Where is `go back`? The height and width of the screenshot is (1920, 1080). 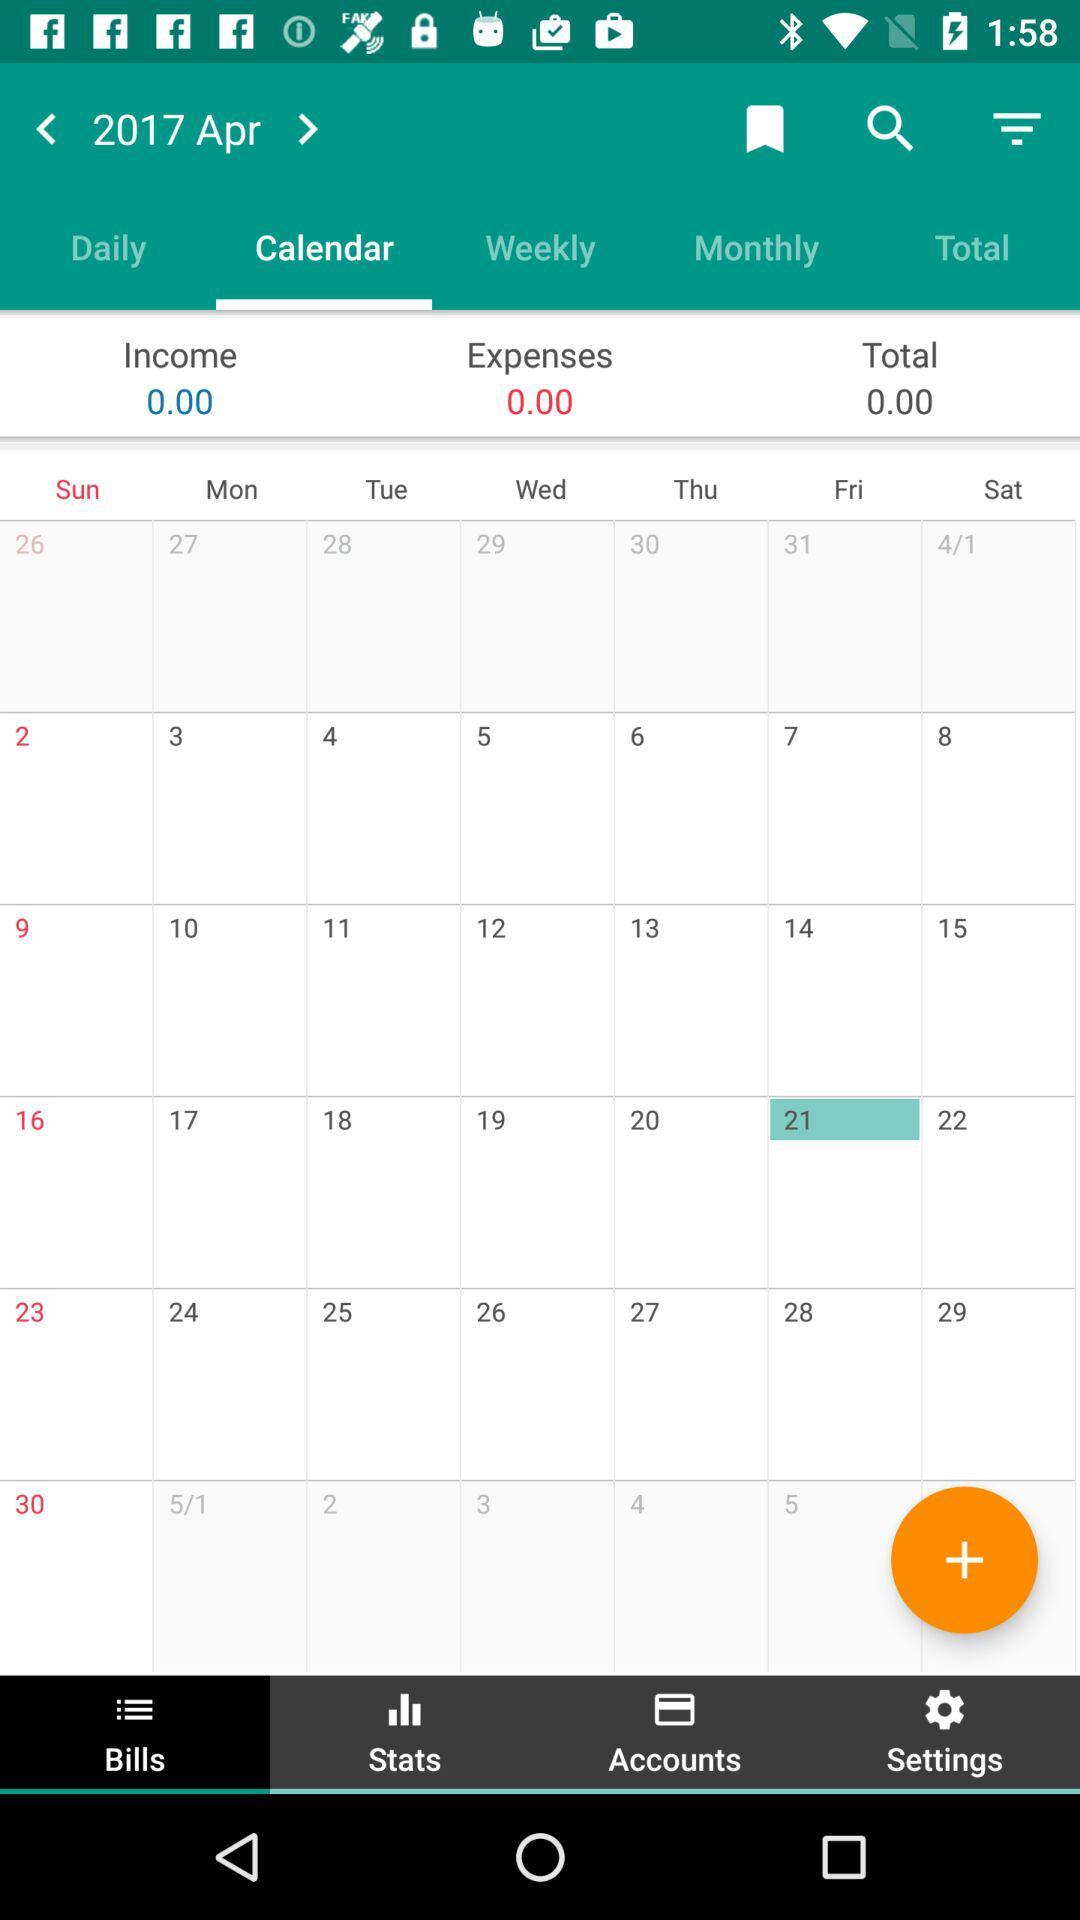
go back is located at coordinates (45, 127).